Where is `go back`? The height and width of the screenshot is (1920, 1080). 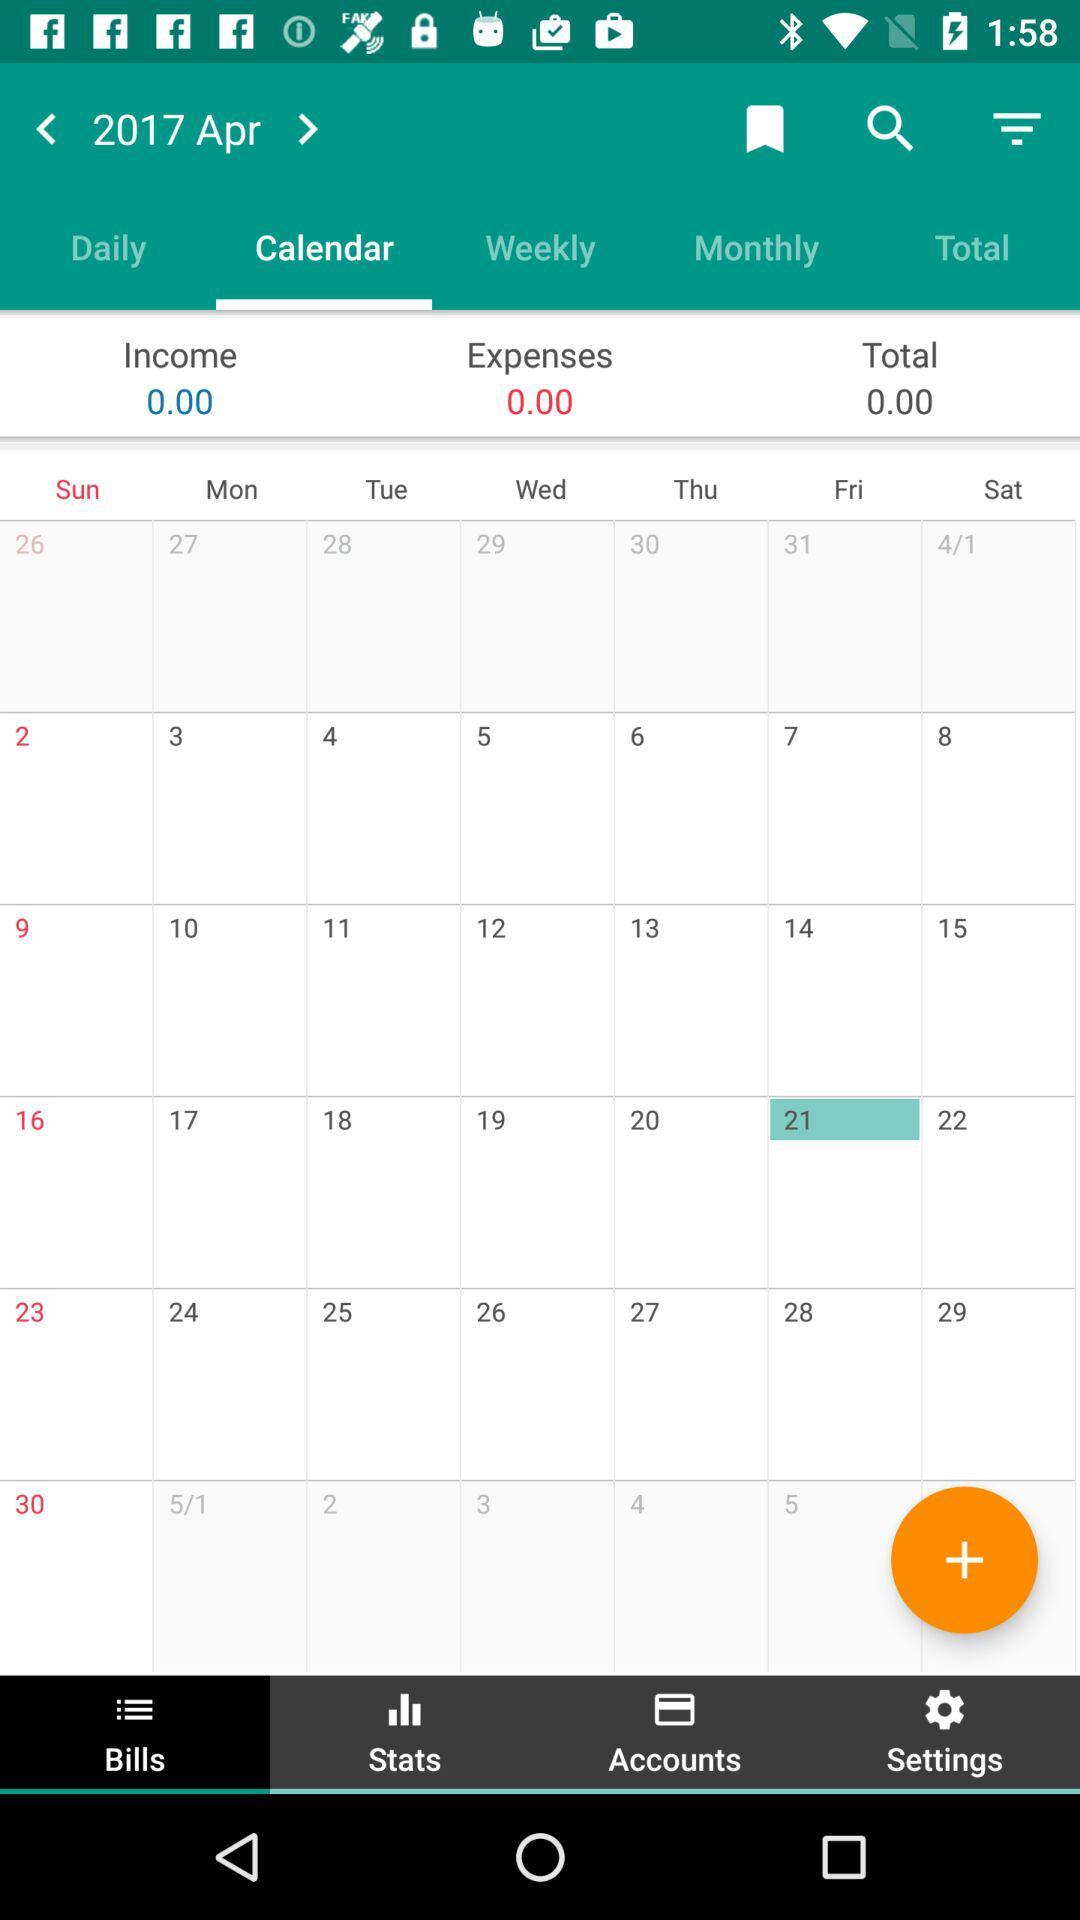
go back is located at coordinates (45, 127).